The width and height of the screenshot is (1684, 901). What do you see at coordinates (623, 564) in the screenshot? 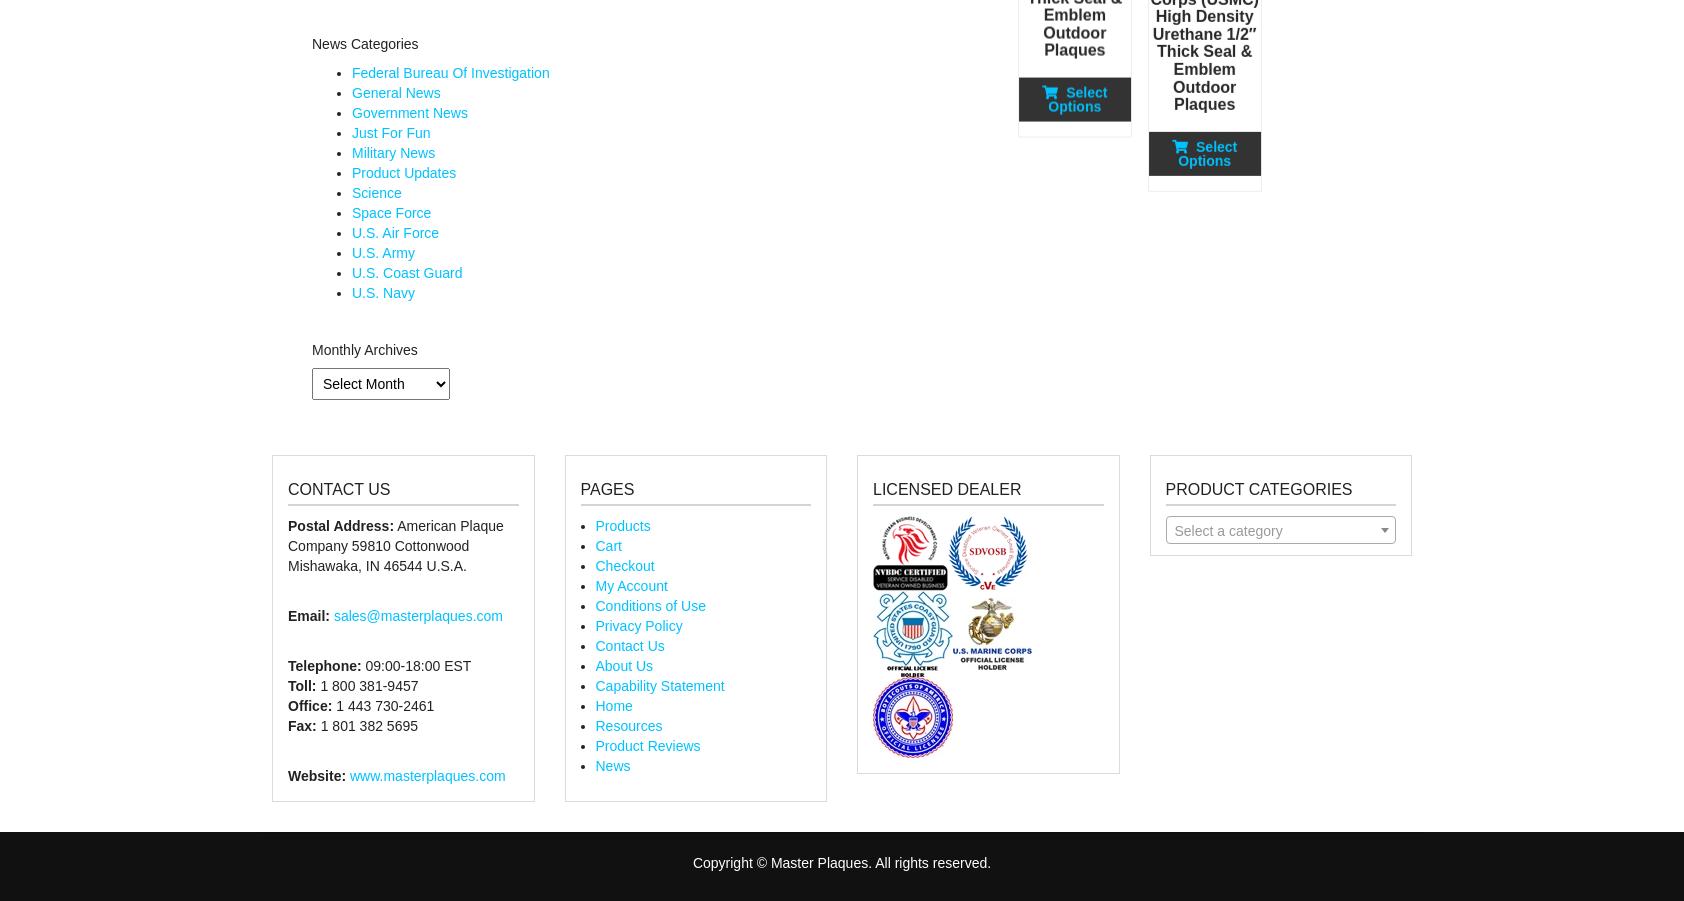
I see `'Checkout'` at bounding box center [623, 564].